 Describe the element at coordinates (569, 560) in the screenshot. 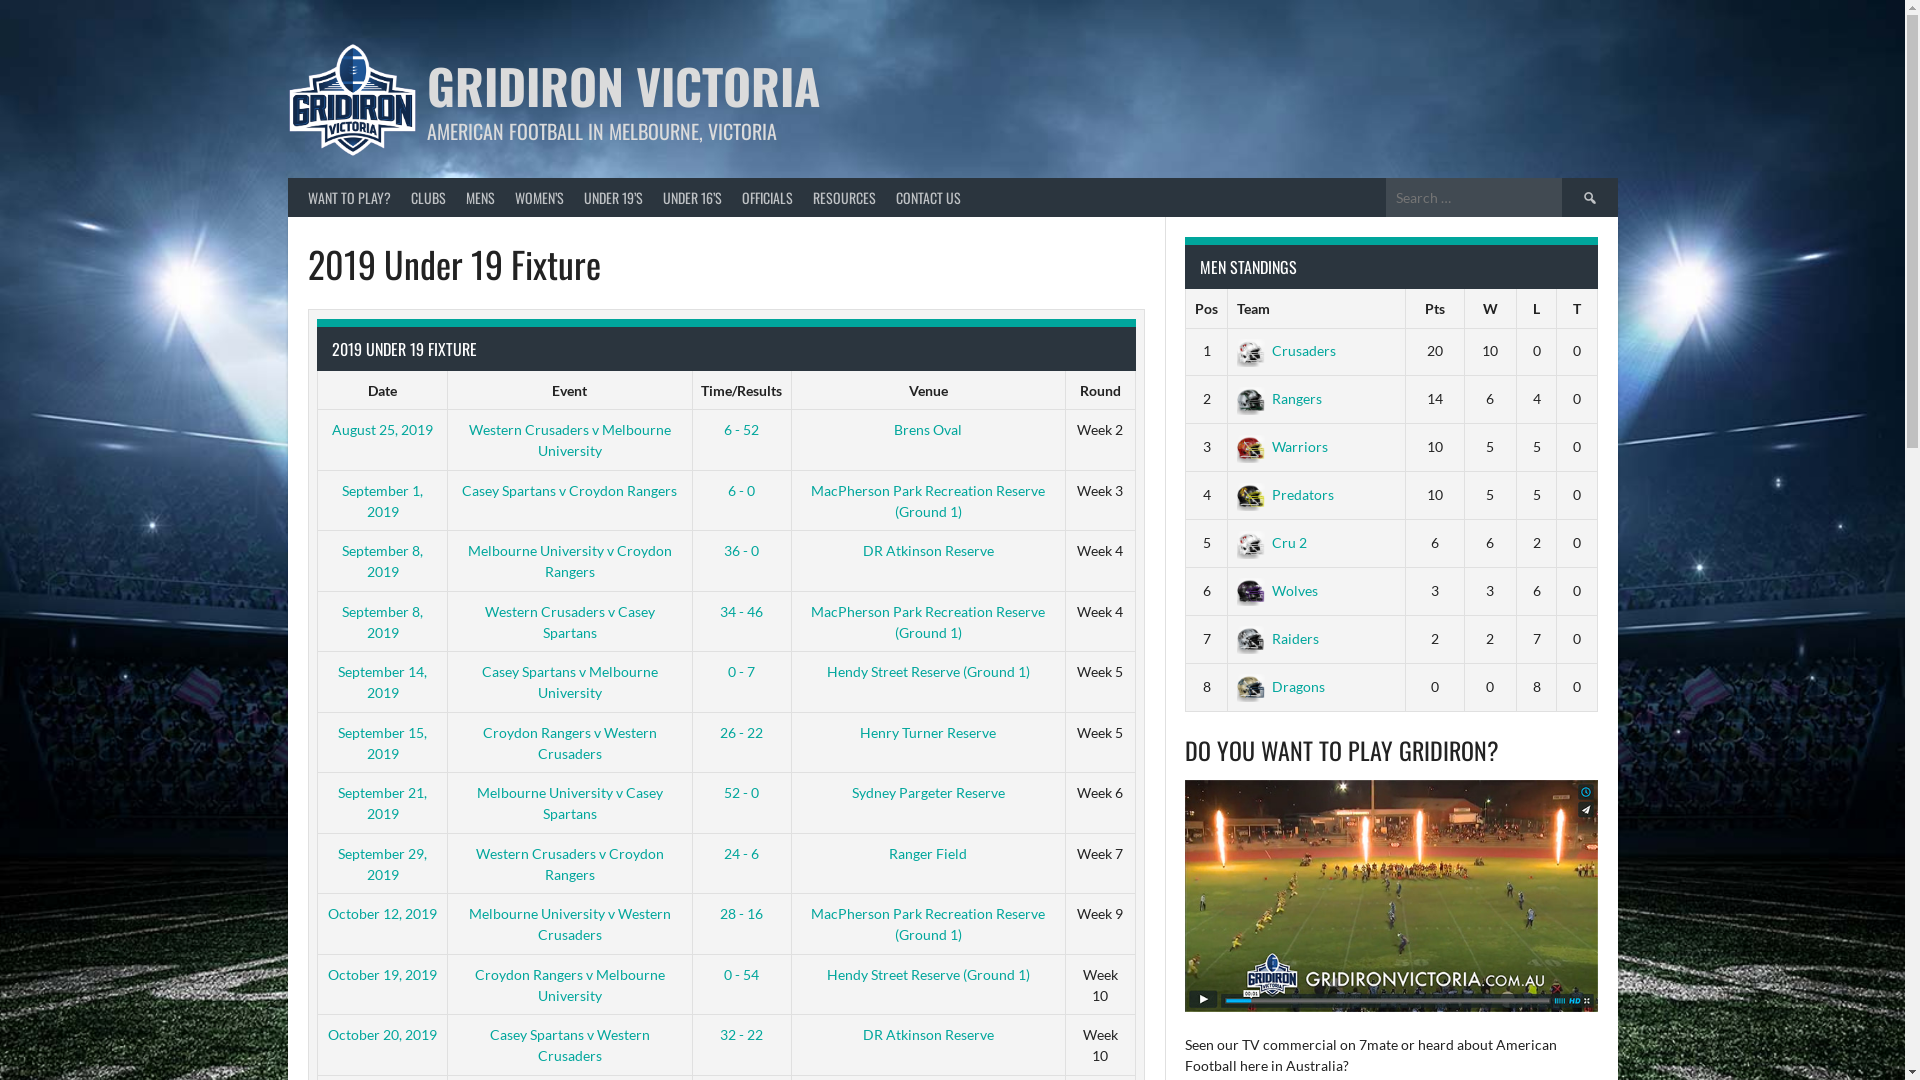

I see `'Melbourne University v Croydon Rangers'` at that location.